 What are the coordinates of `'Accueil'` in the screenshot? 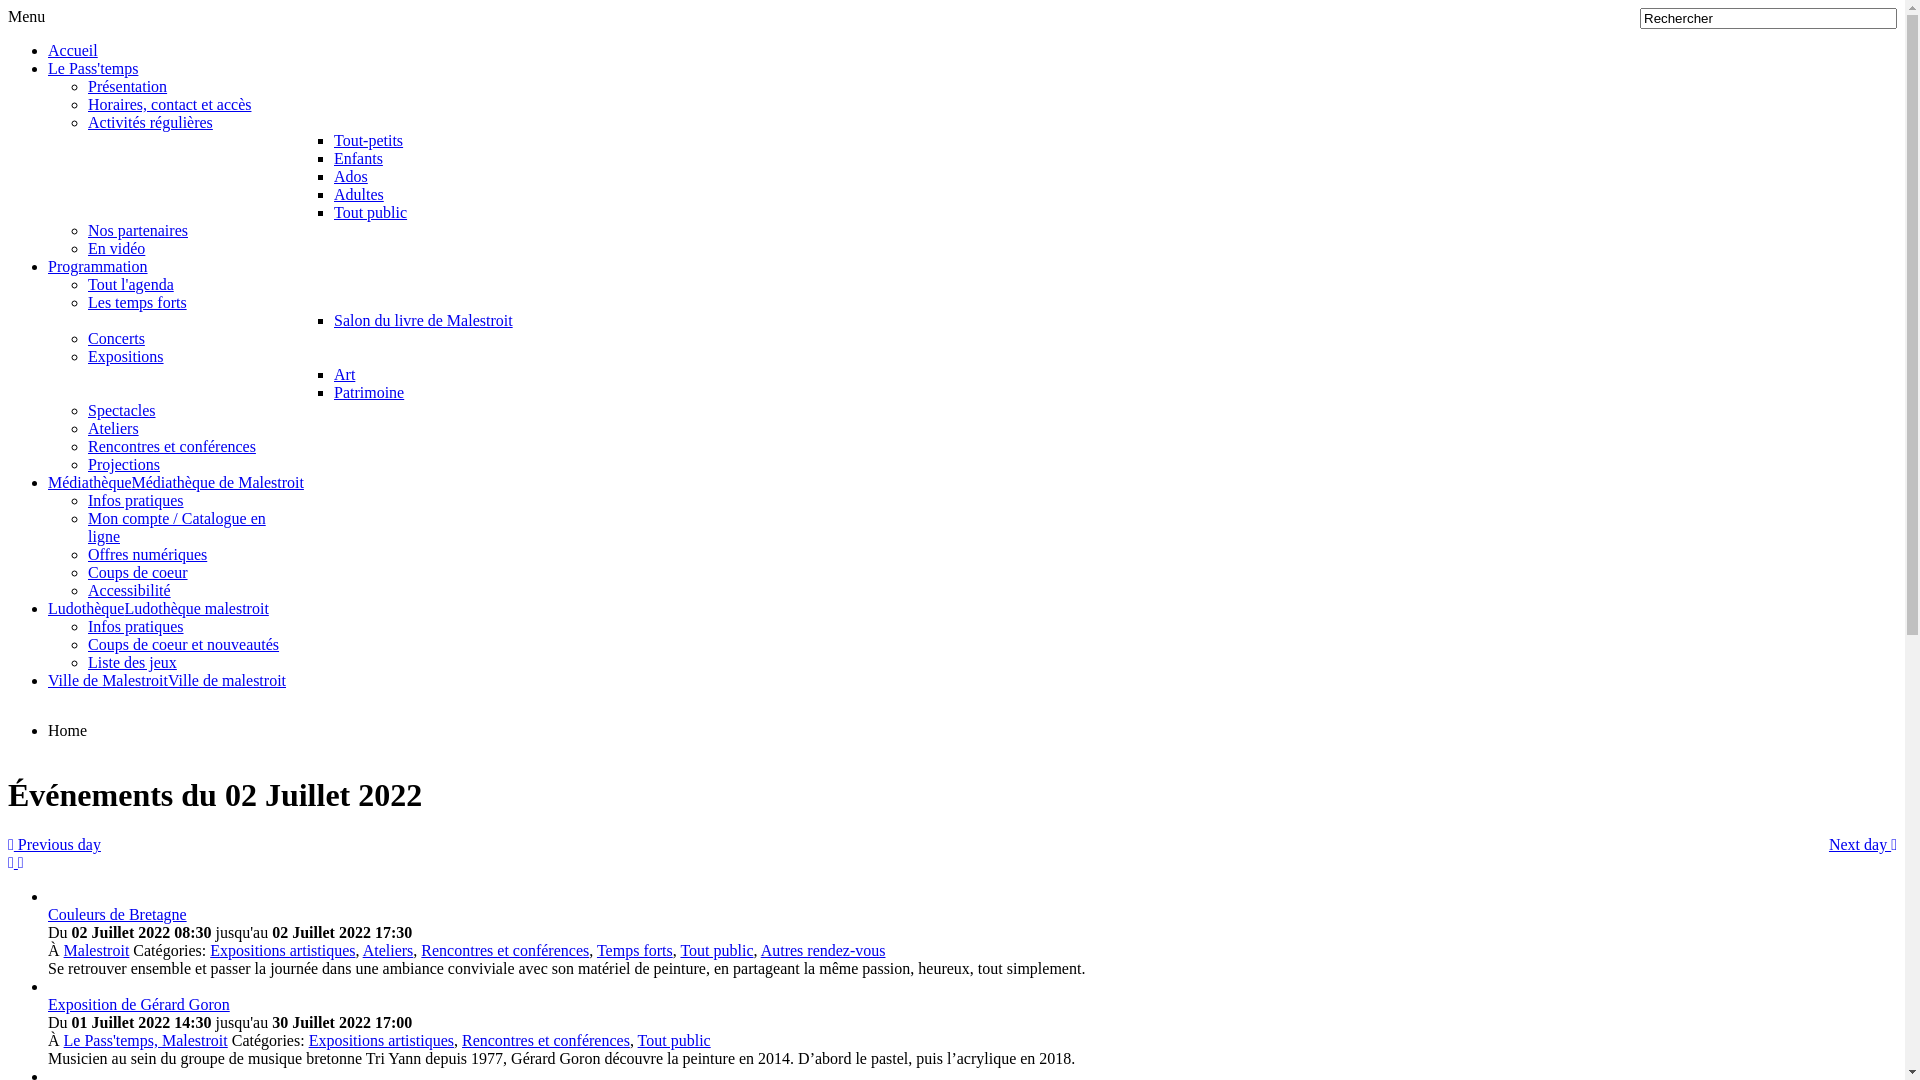 It's located at (72, 49).